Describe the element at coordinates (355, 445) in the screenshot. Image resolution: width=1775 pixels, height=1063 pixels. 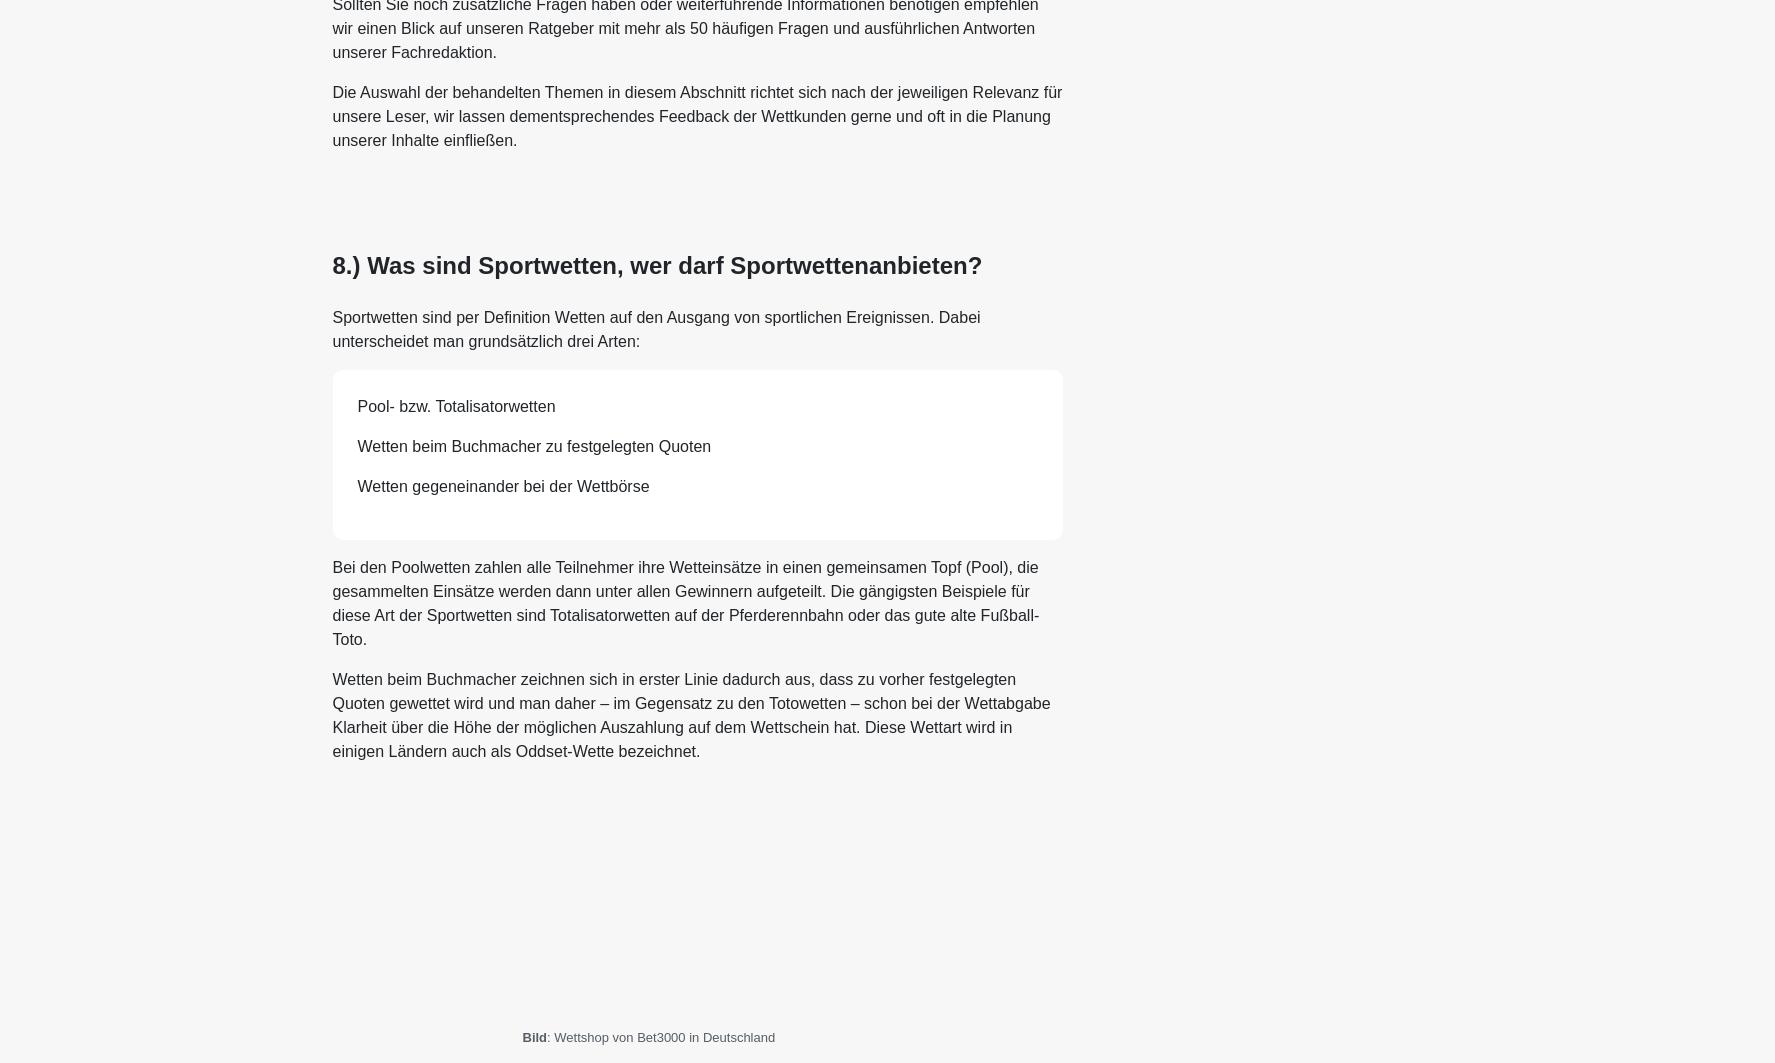
I see `'Wetten beim Buchmacher zu festgelegten Quoten'` at that location.